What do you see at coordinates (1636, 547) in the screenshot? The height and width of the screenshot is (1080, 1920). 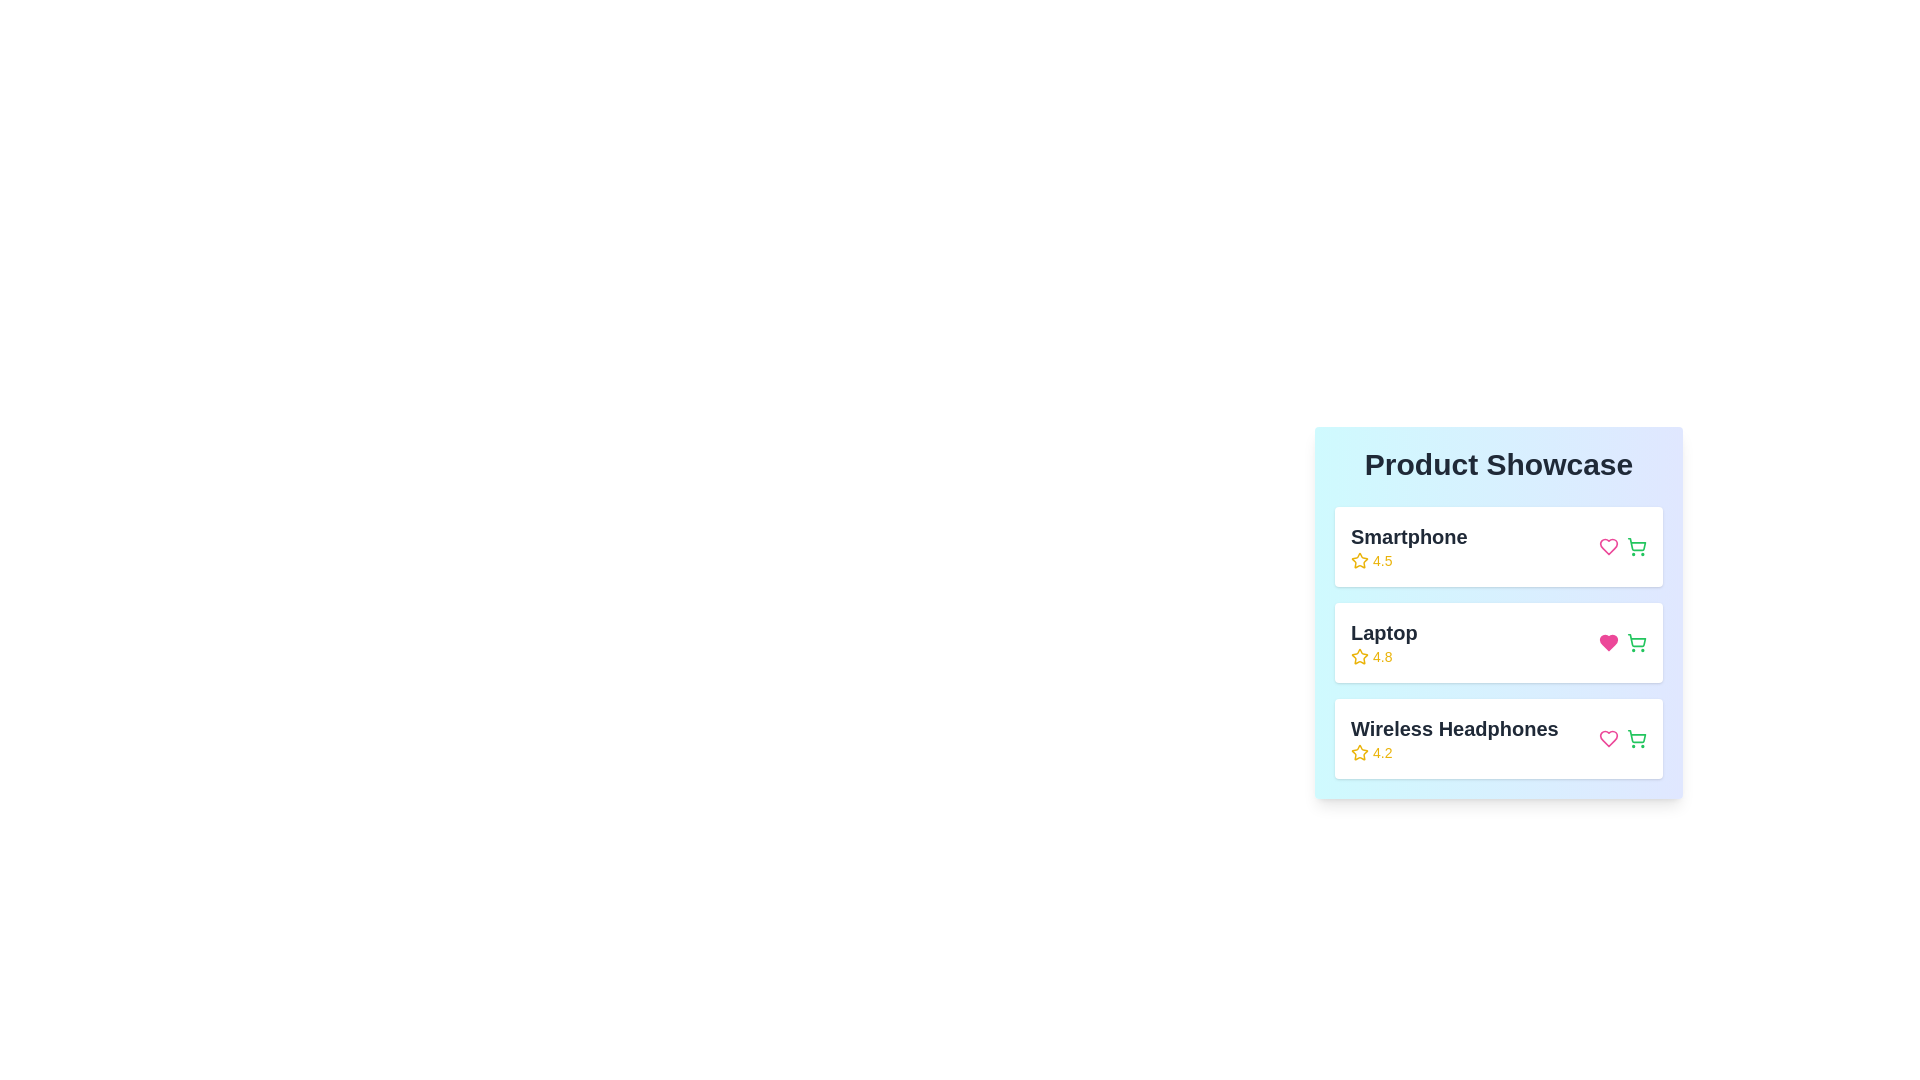 I see `shopping cart button for the product Smartphone` at bounding box center [1636, 547].